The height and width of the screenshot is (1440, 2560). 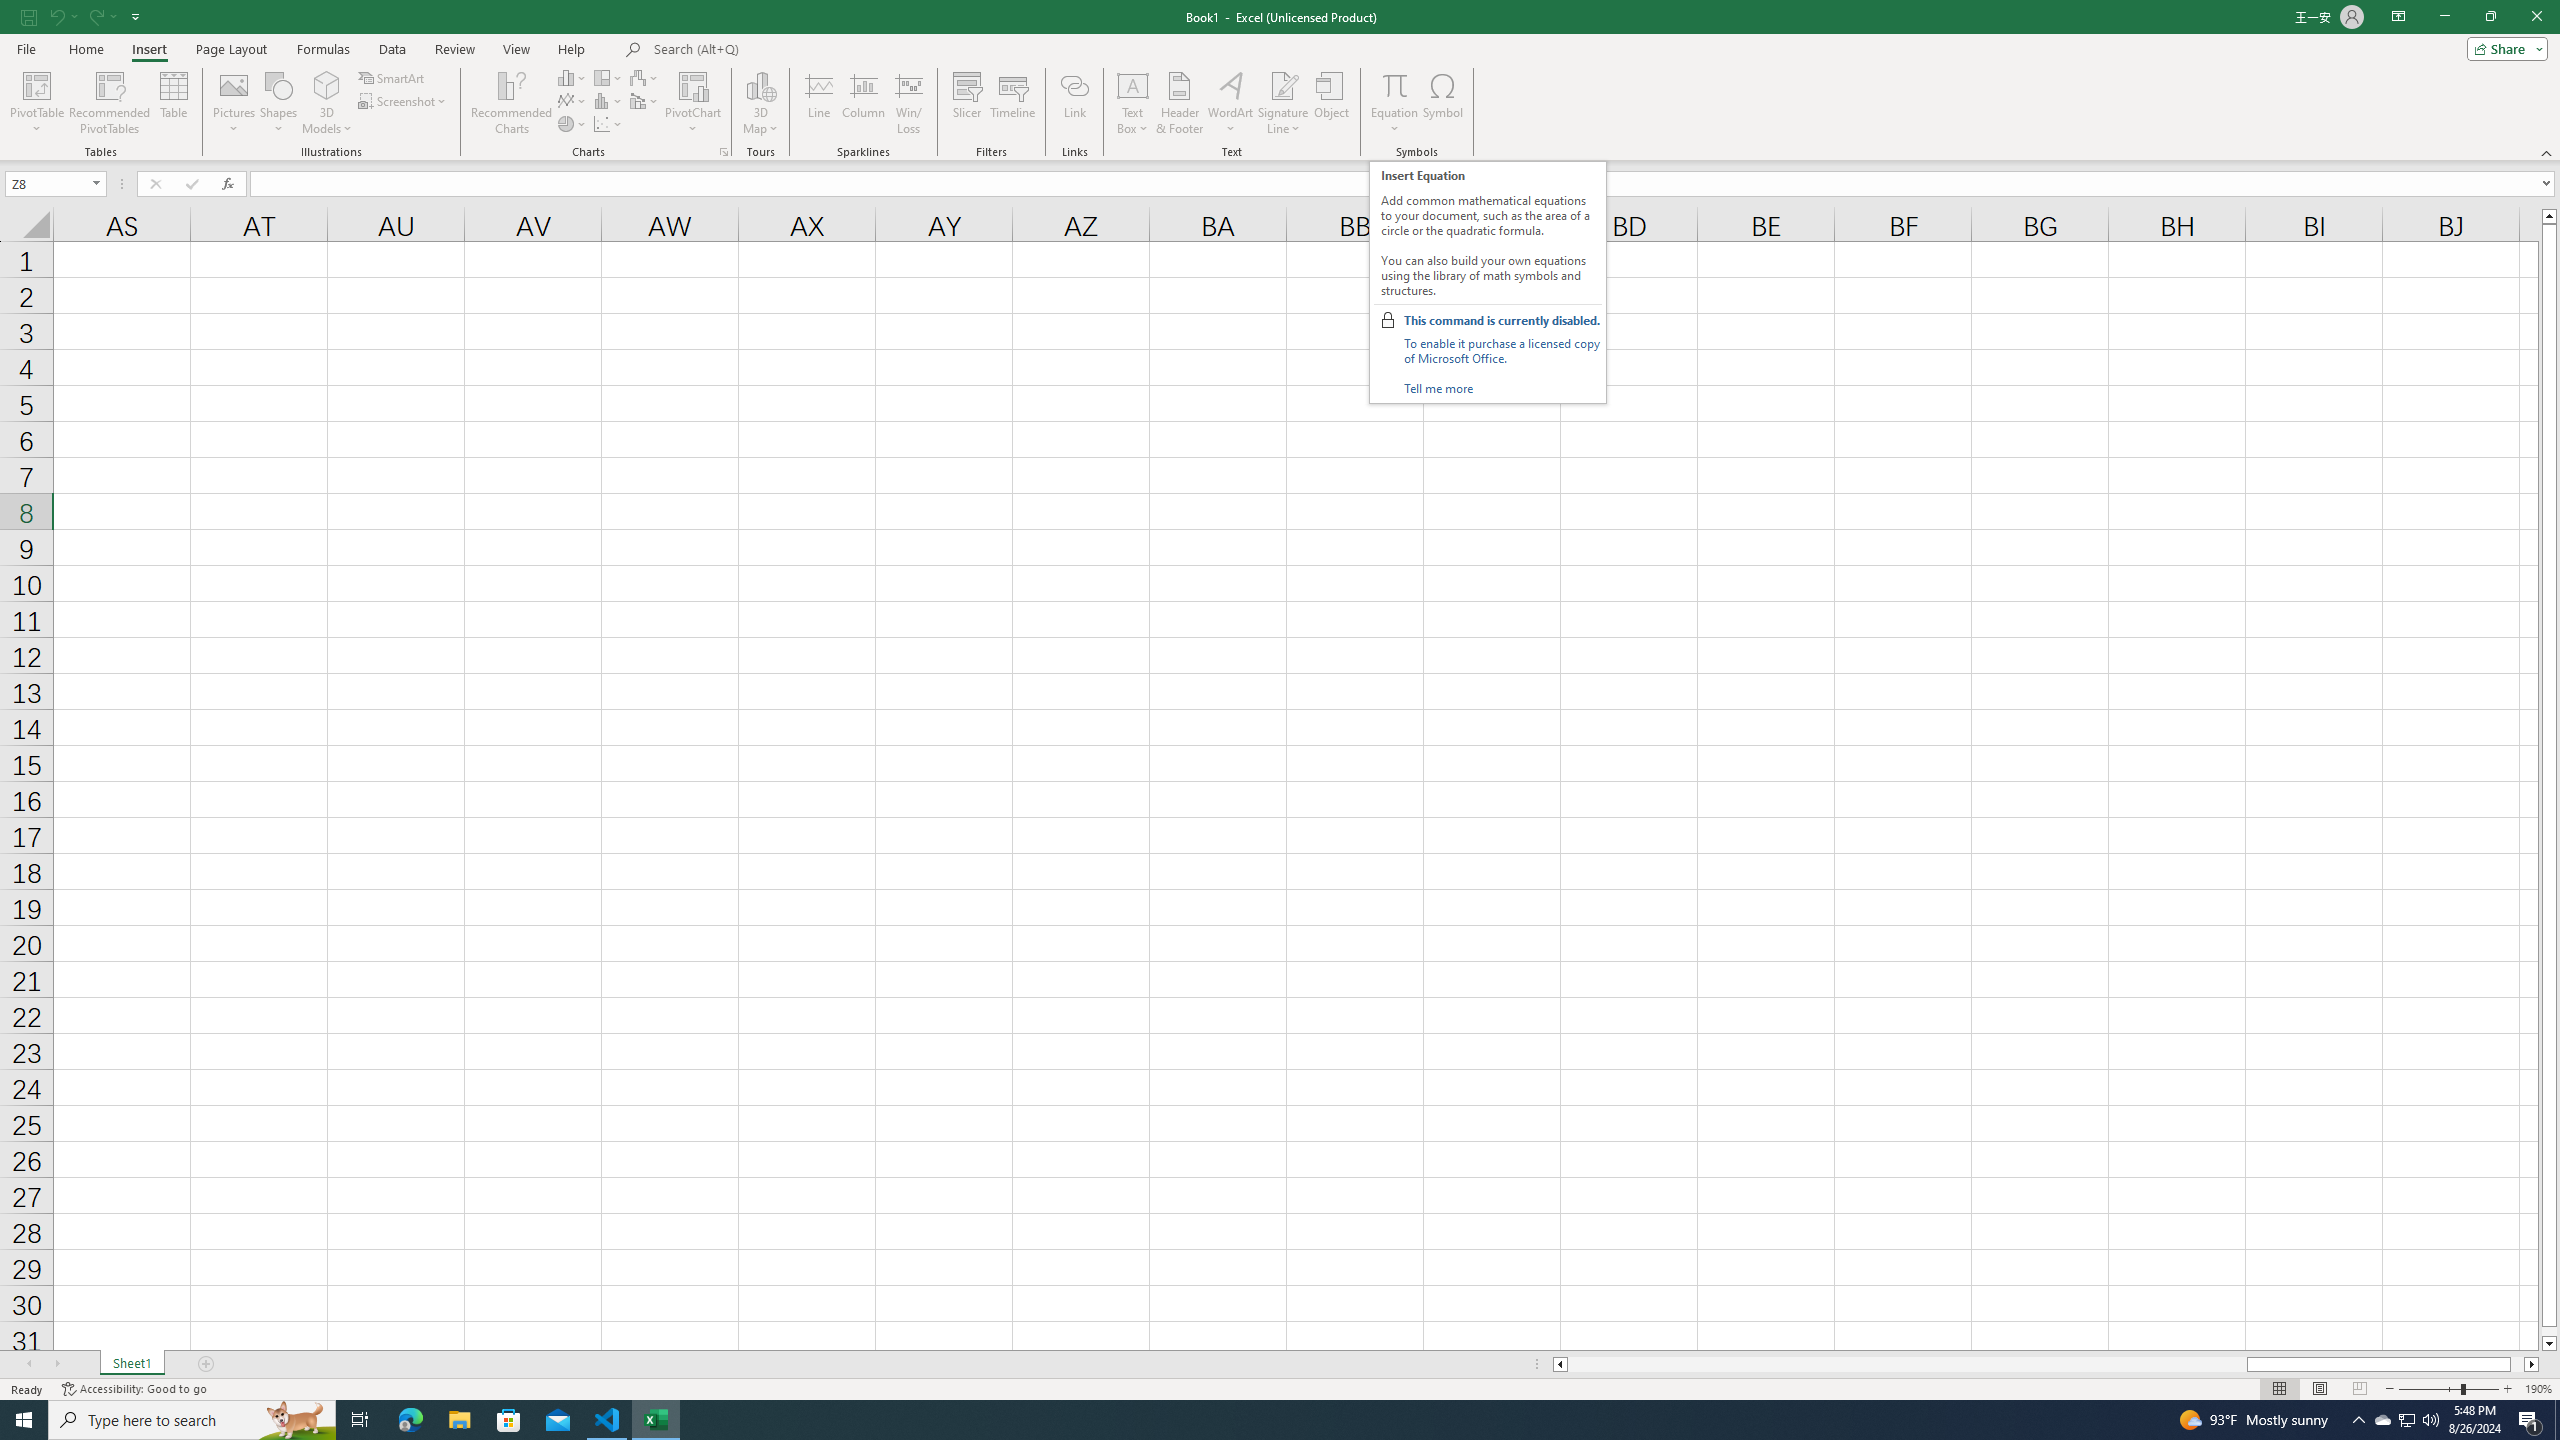 I want to click on 'Symbol...', so click(x=1443, y=103).